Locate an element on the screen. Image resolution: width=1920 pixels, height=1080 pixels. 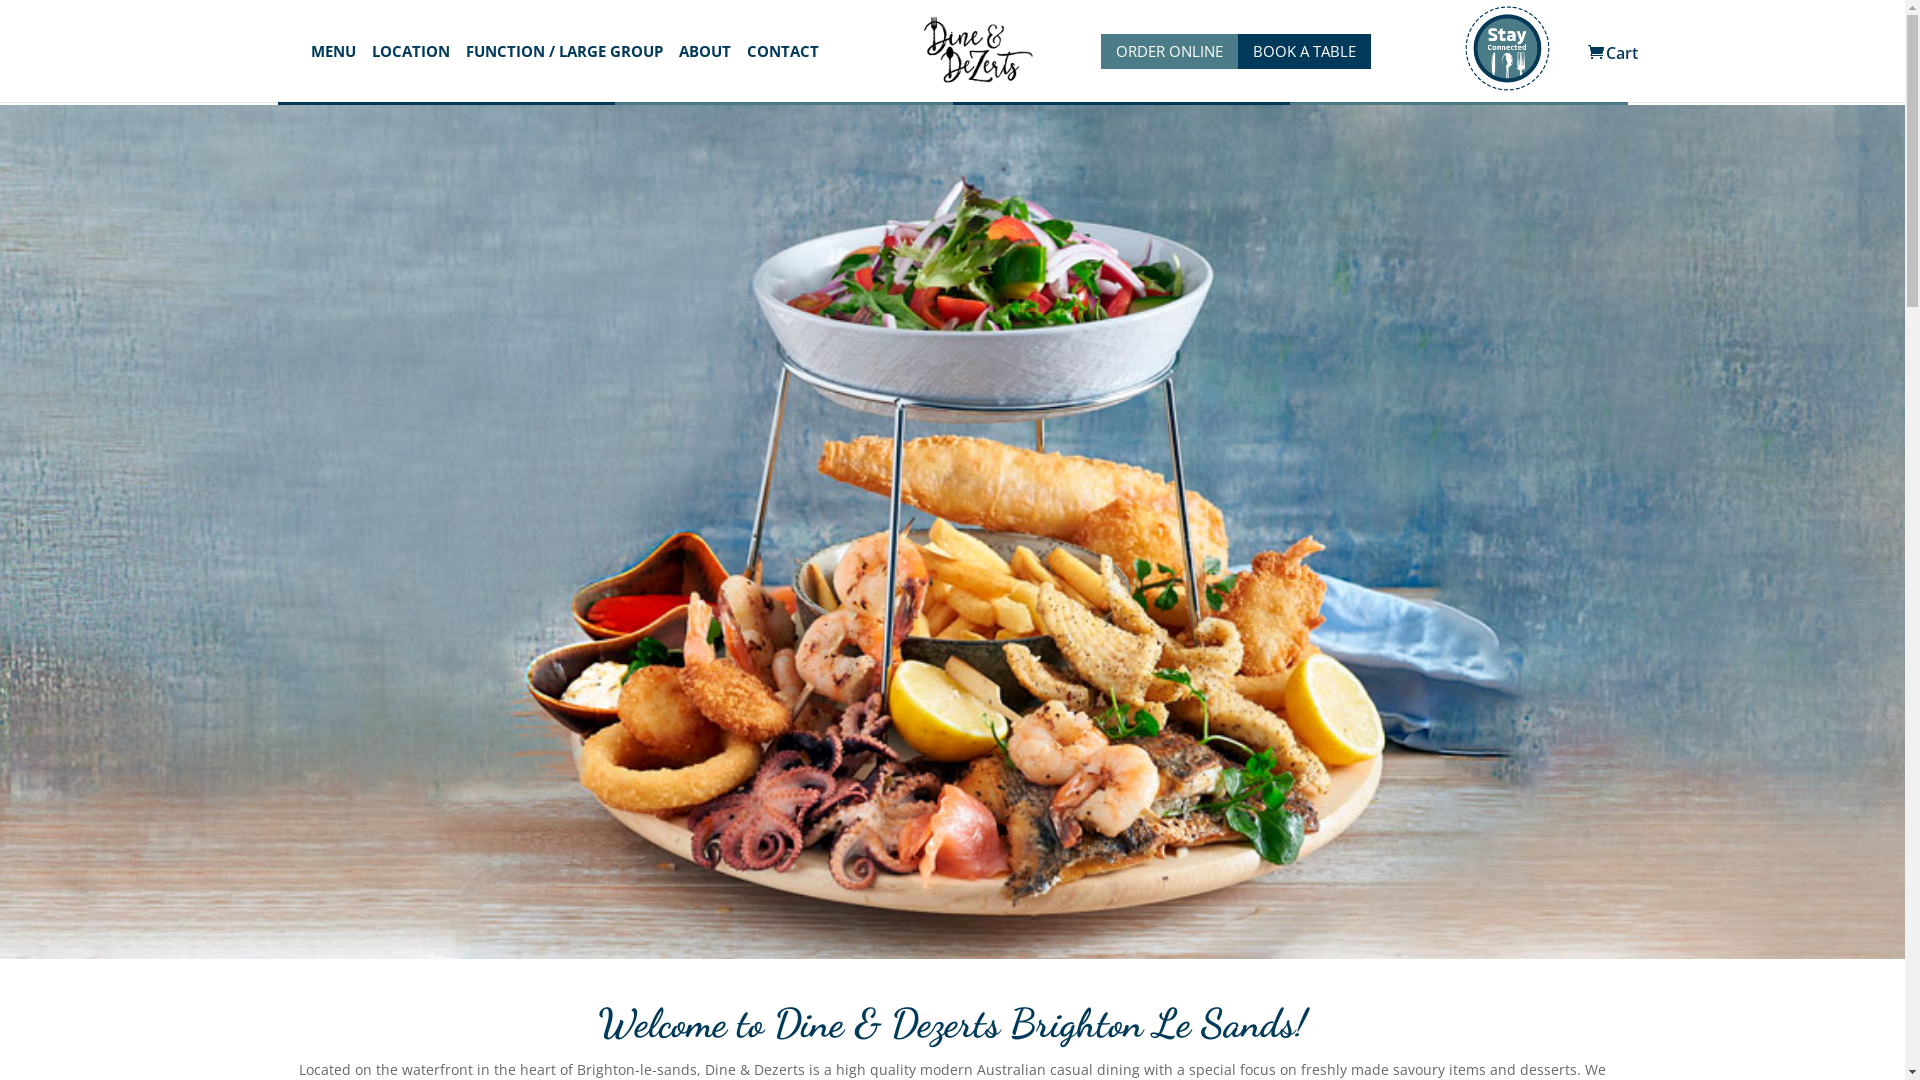
'ABOUT' is located at coordinates (704, 72).